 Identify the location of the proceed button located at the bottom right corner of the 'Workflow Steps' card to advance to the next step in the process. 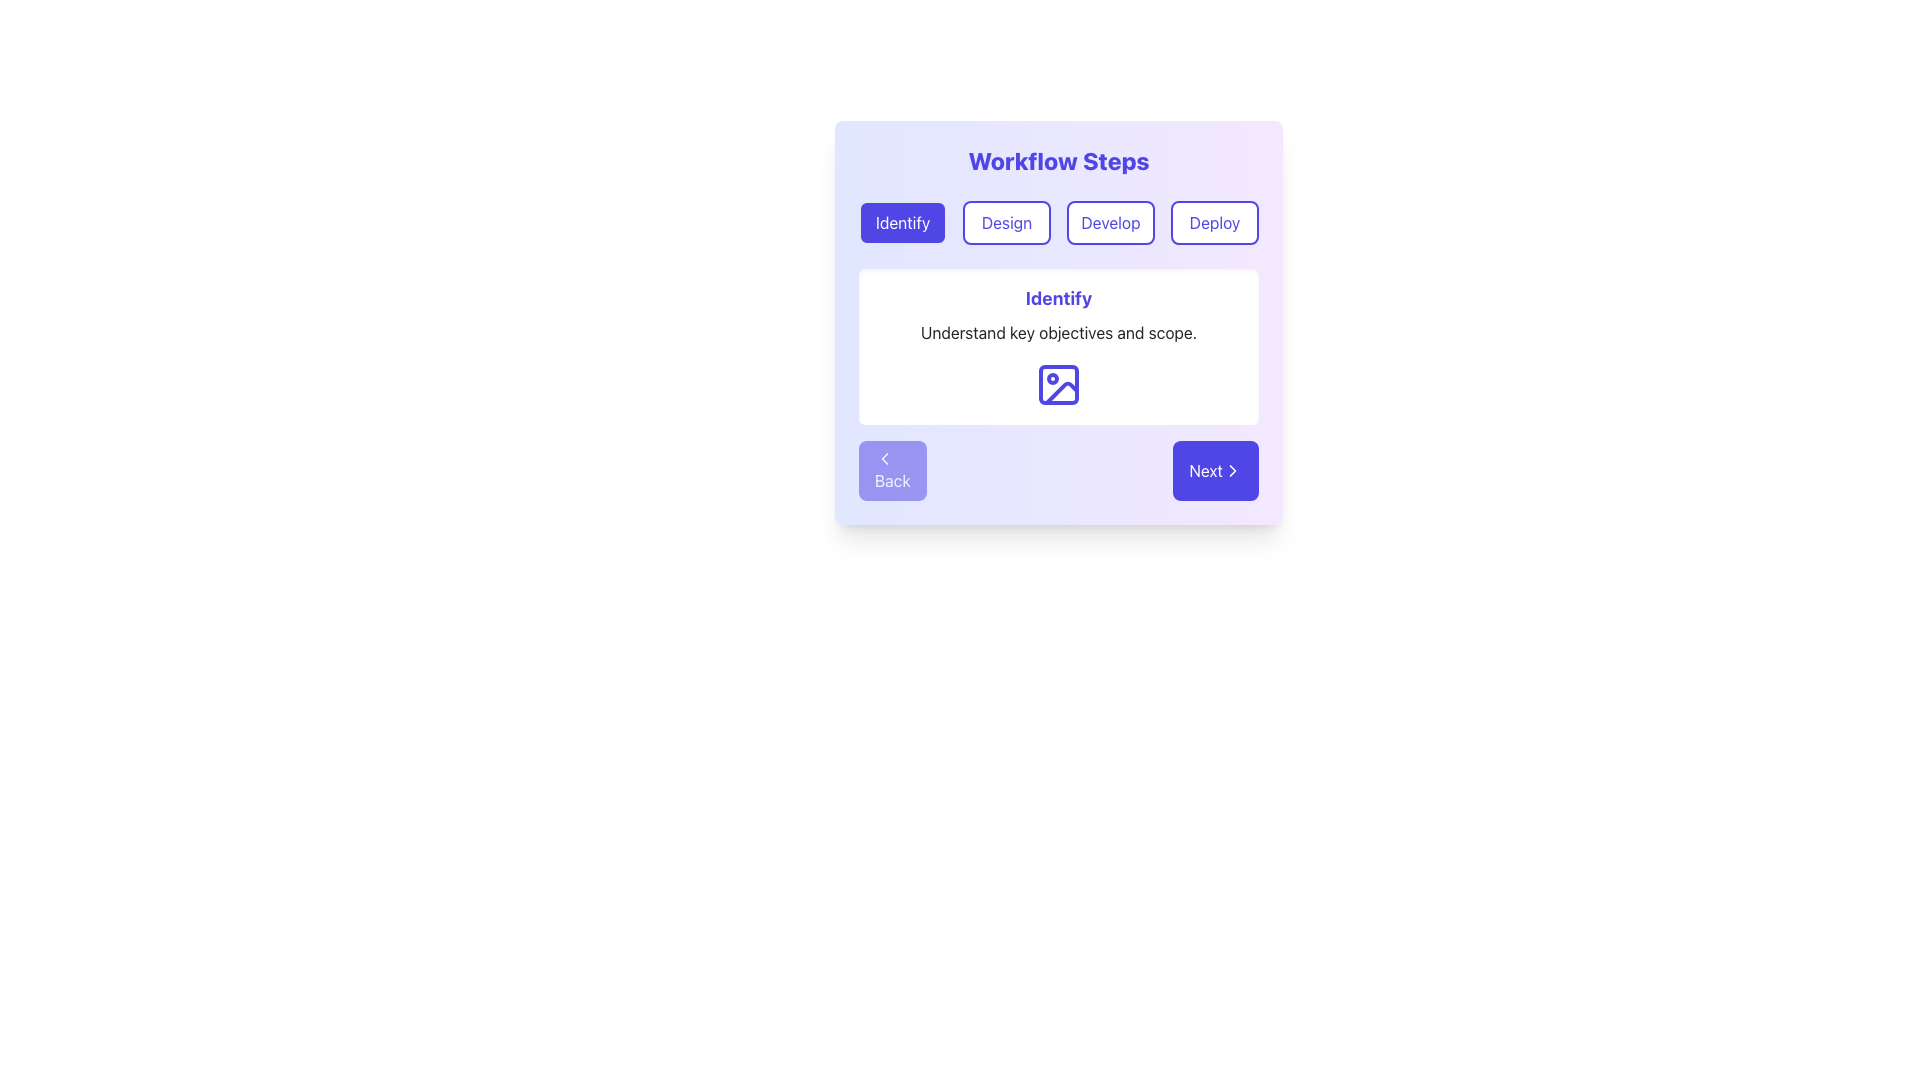
(1214, 470).